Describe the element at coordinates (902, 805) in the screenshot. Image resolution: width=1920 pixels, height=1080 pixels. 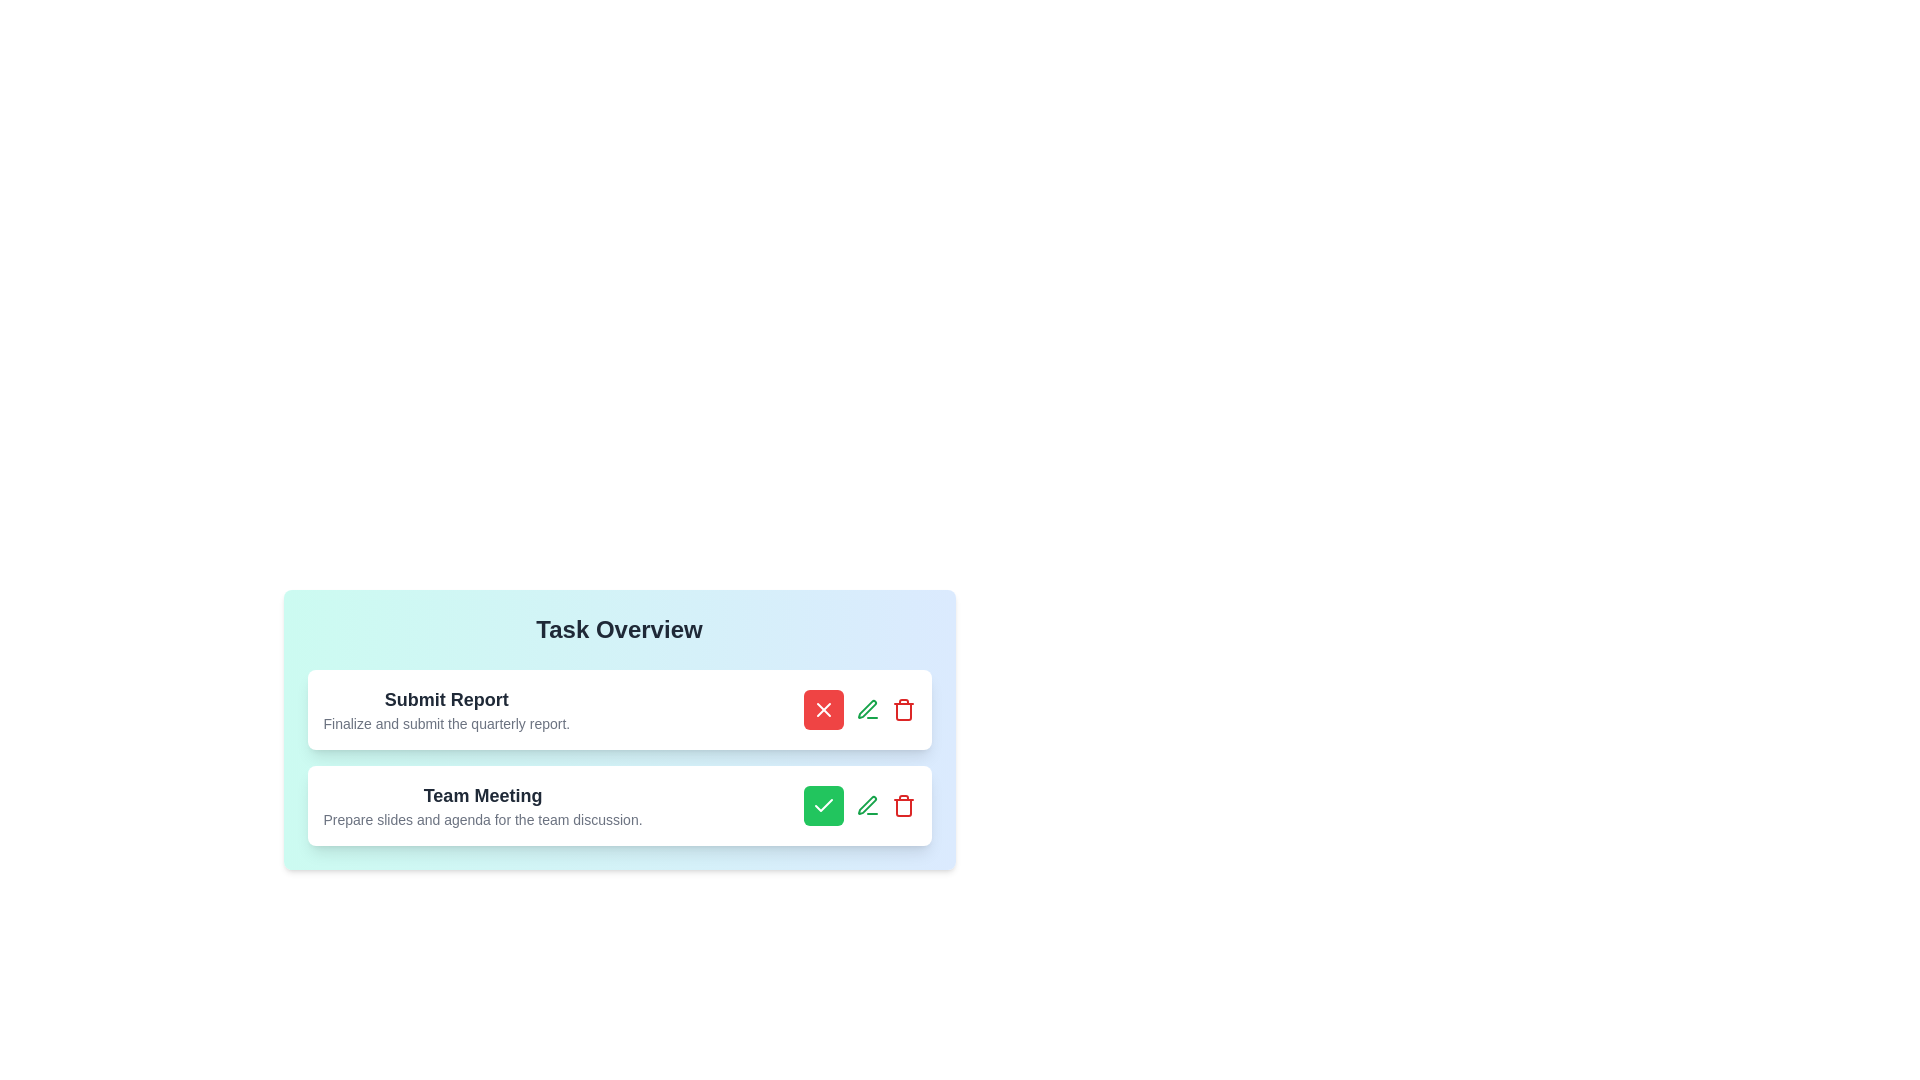
I see `delete button for the task titled Team Meeting` at that location.